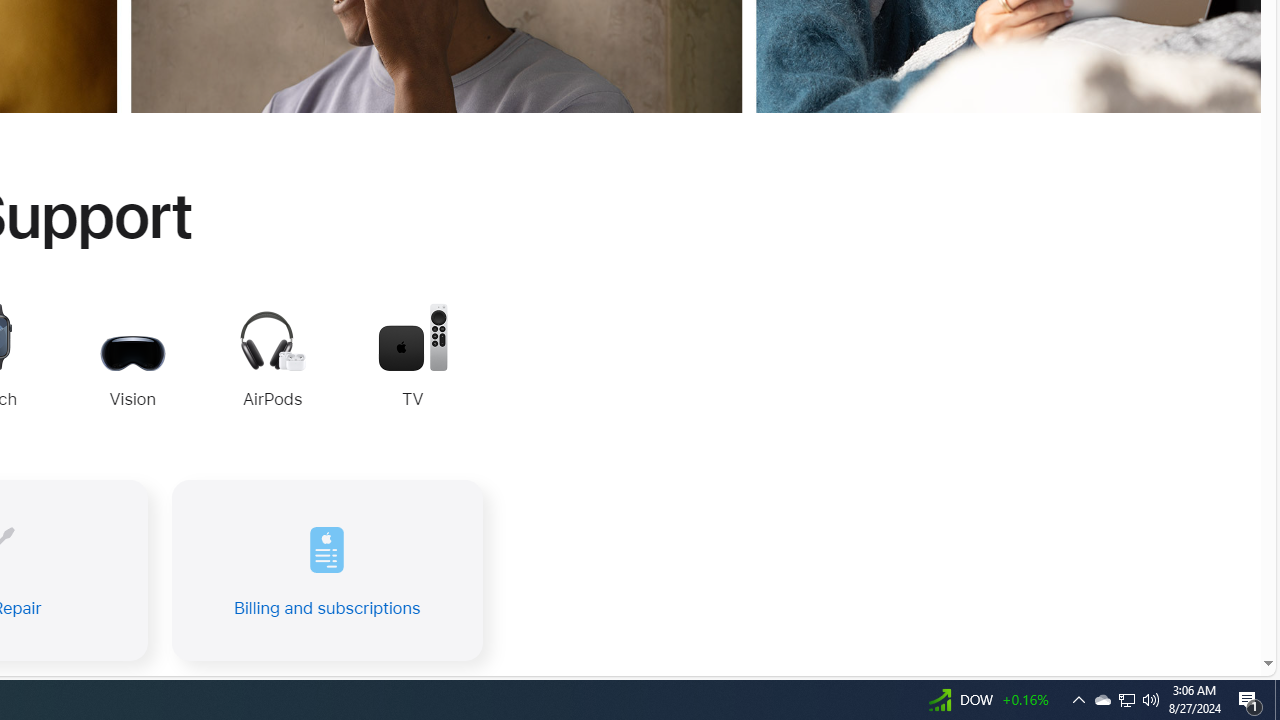 Image resolution: width=1280 pixels, height=720 pixels. Describe the element at coordinates (327, 570) in the screenshot. I see `'Billing and subscriptions'` at that location.